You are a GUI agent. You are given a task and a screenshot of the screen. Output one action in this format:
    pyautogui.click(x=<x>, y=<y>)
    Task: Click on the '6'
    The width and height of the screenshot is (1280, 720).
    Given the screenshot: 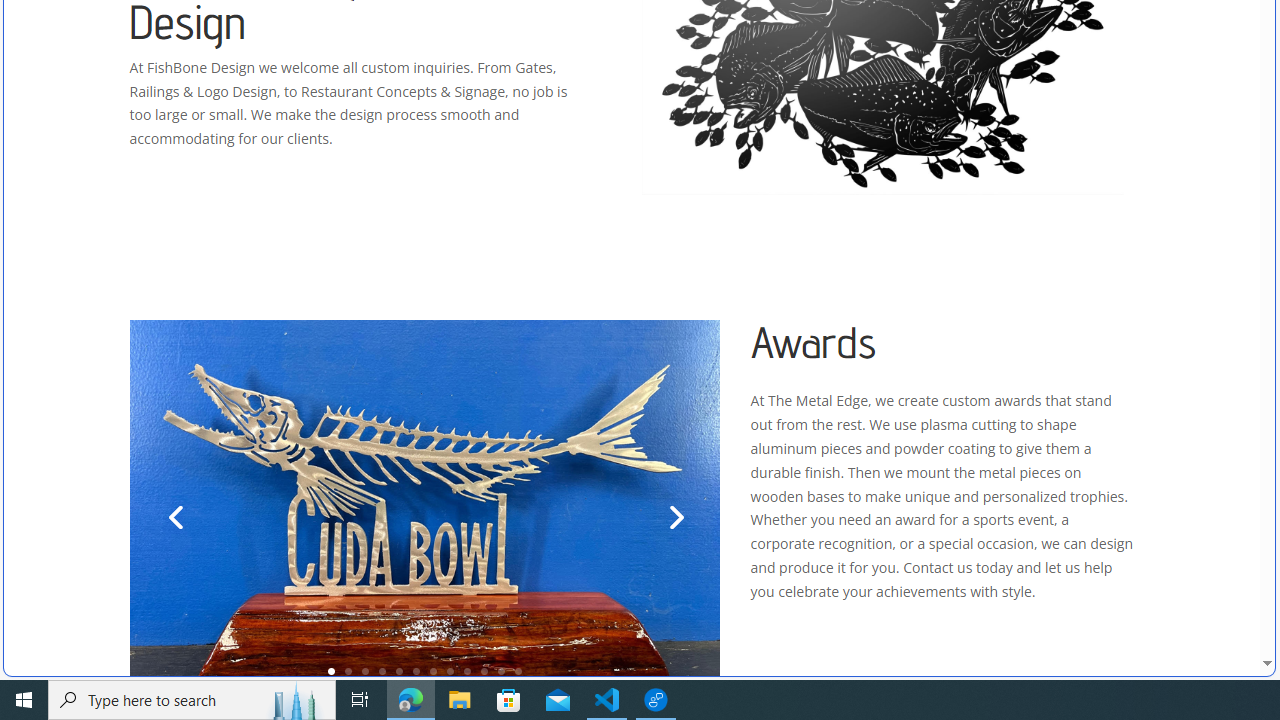 What is the action you would take?
    pyautogui.click(x=415, y=671)
    